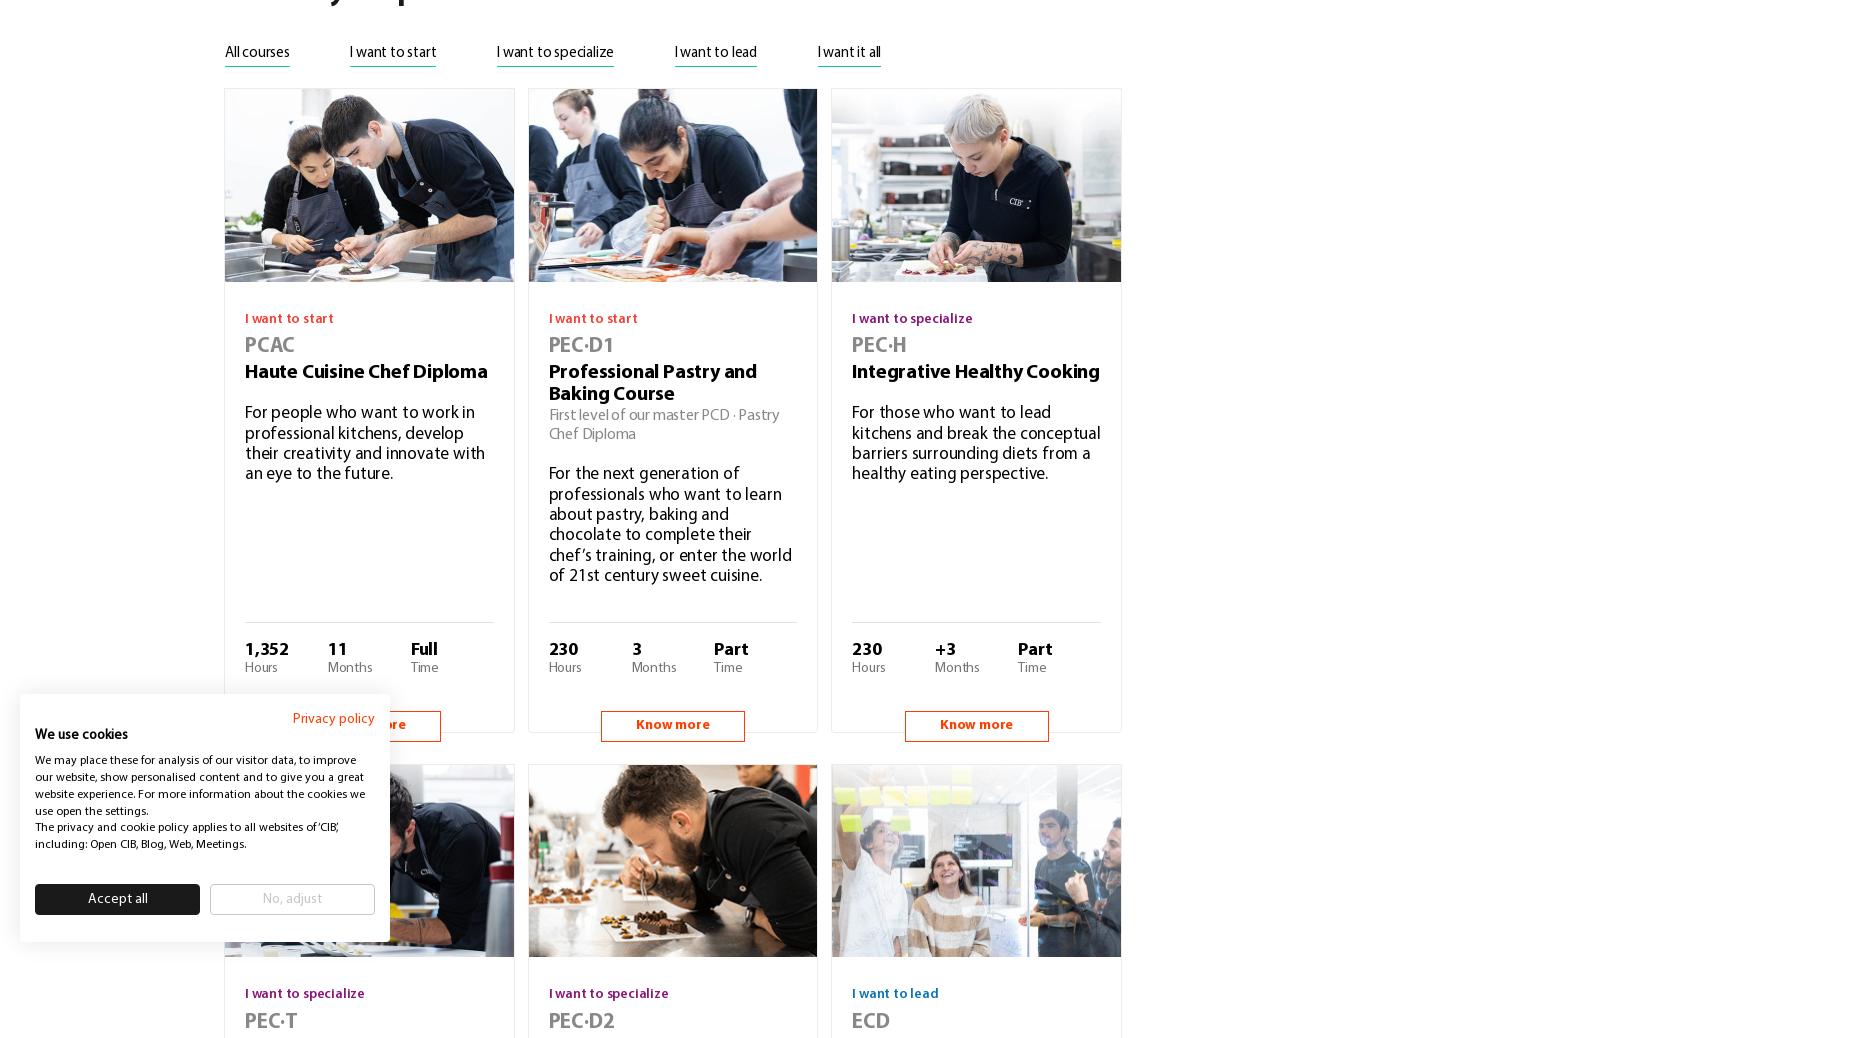 The width and height of the screenshot is (1850, 1038). I want to click on 'PEC·D2', so click(581, 1022).